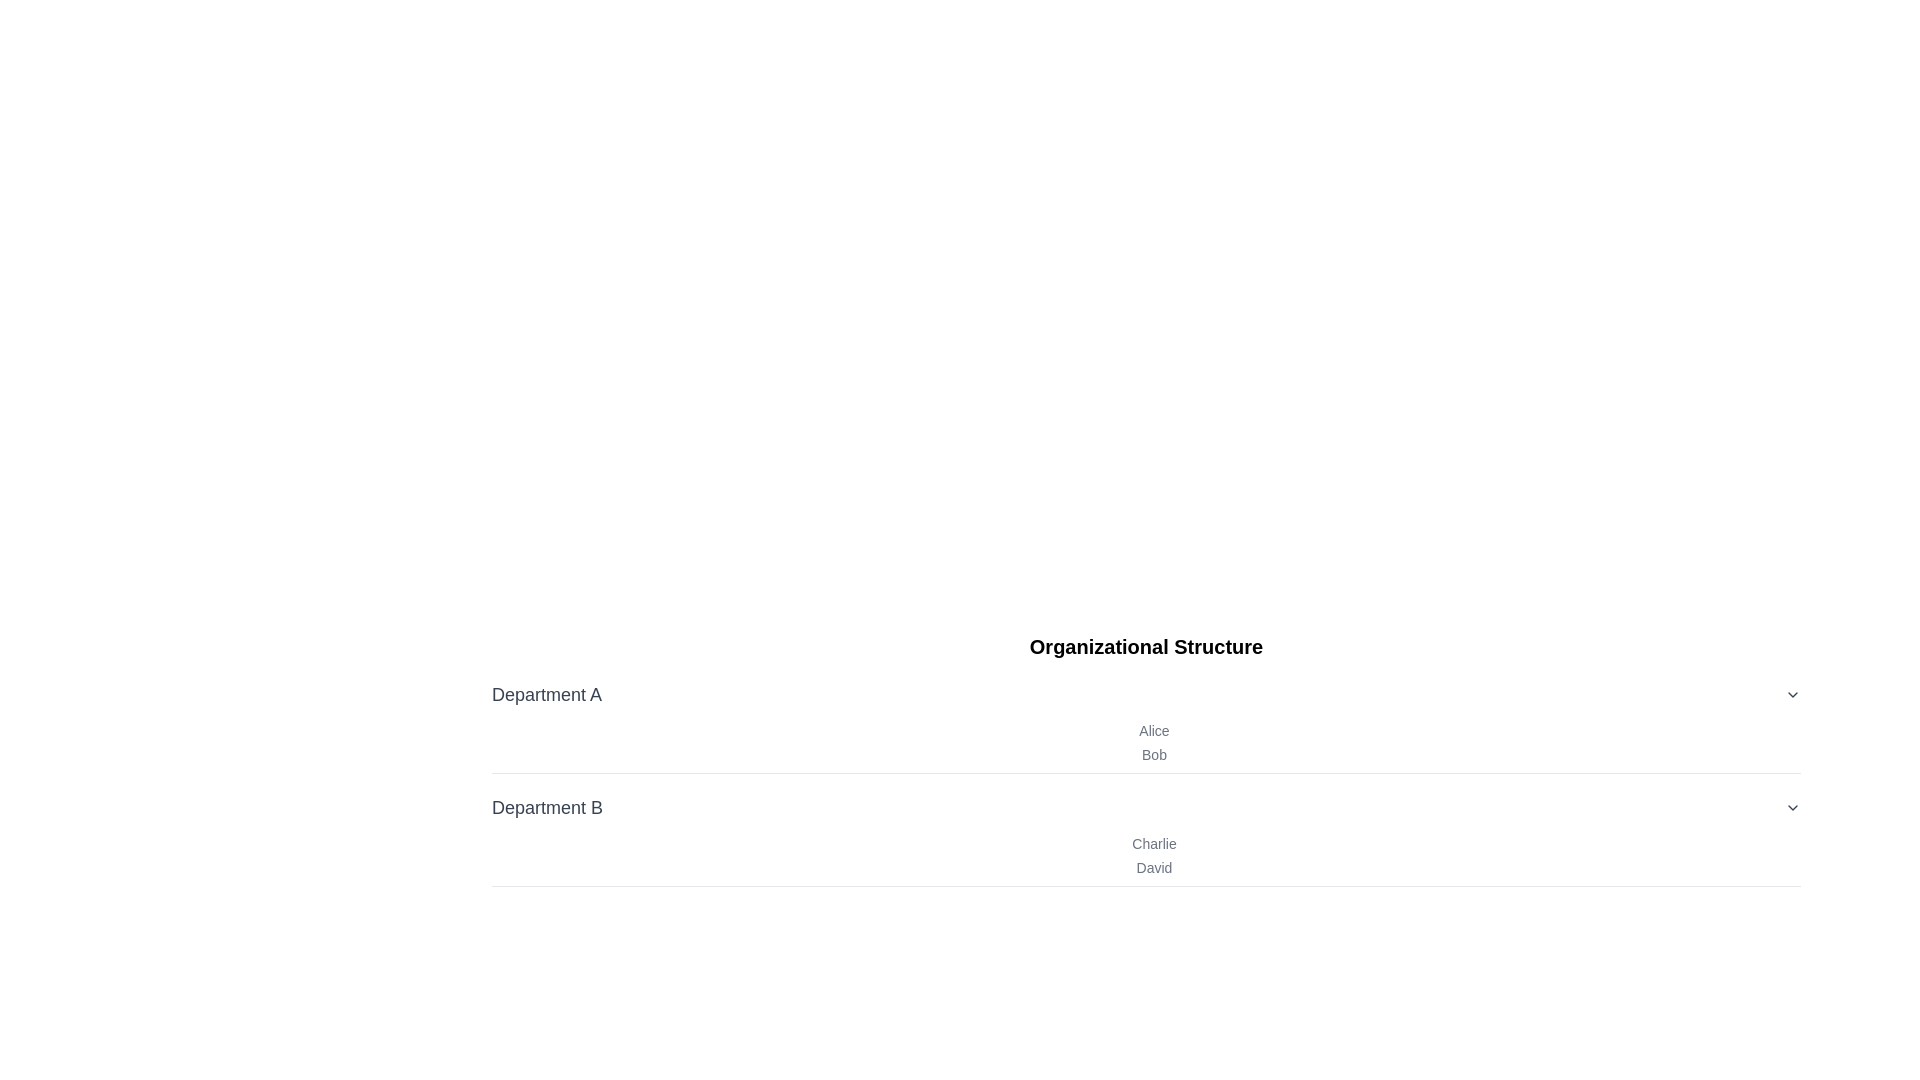  Describe the element at coordinates (1793, 806) in the screenshot. I see `the Chevron Down icon located at the far right of the 'Department B' section` at that location.